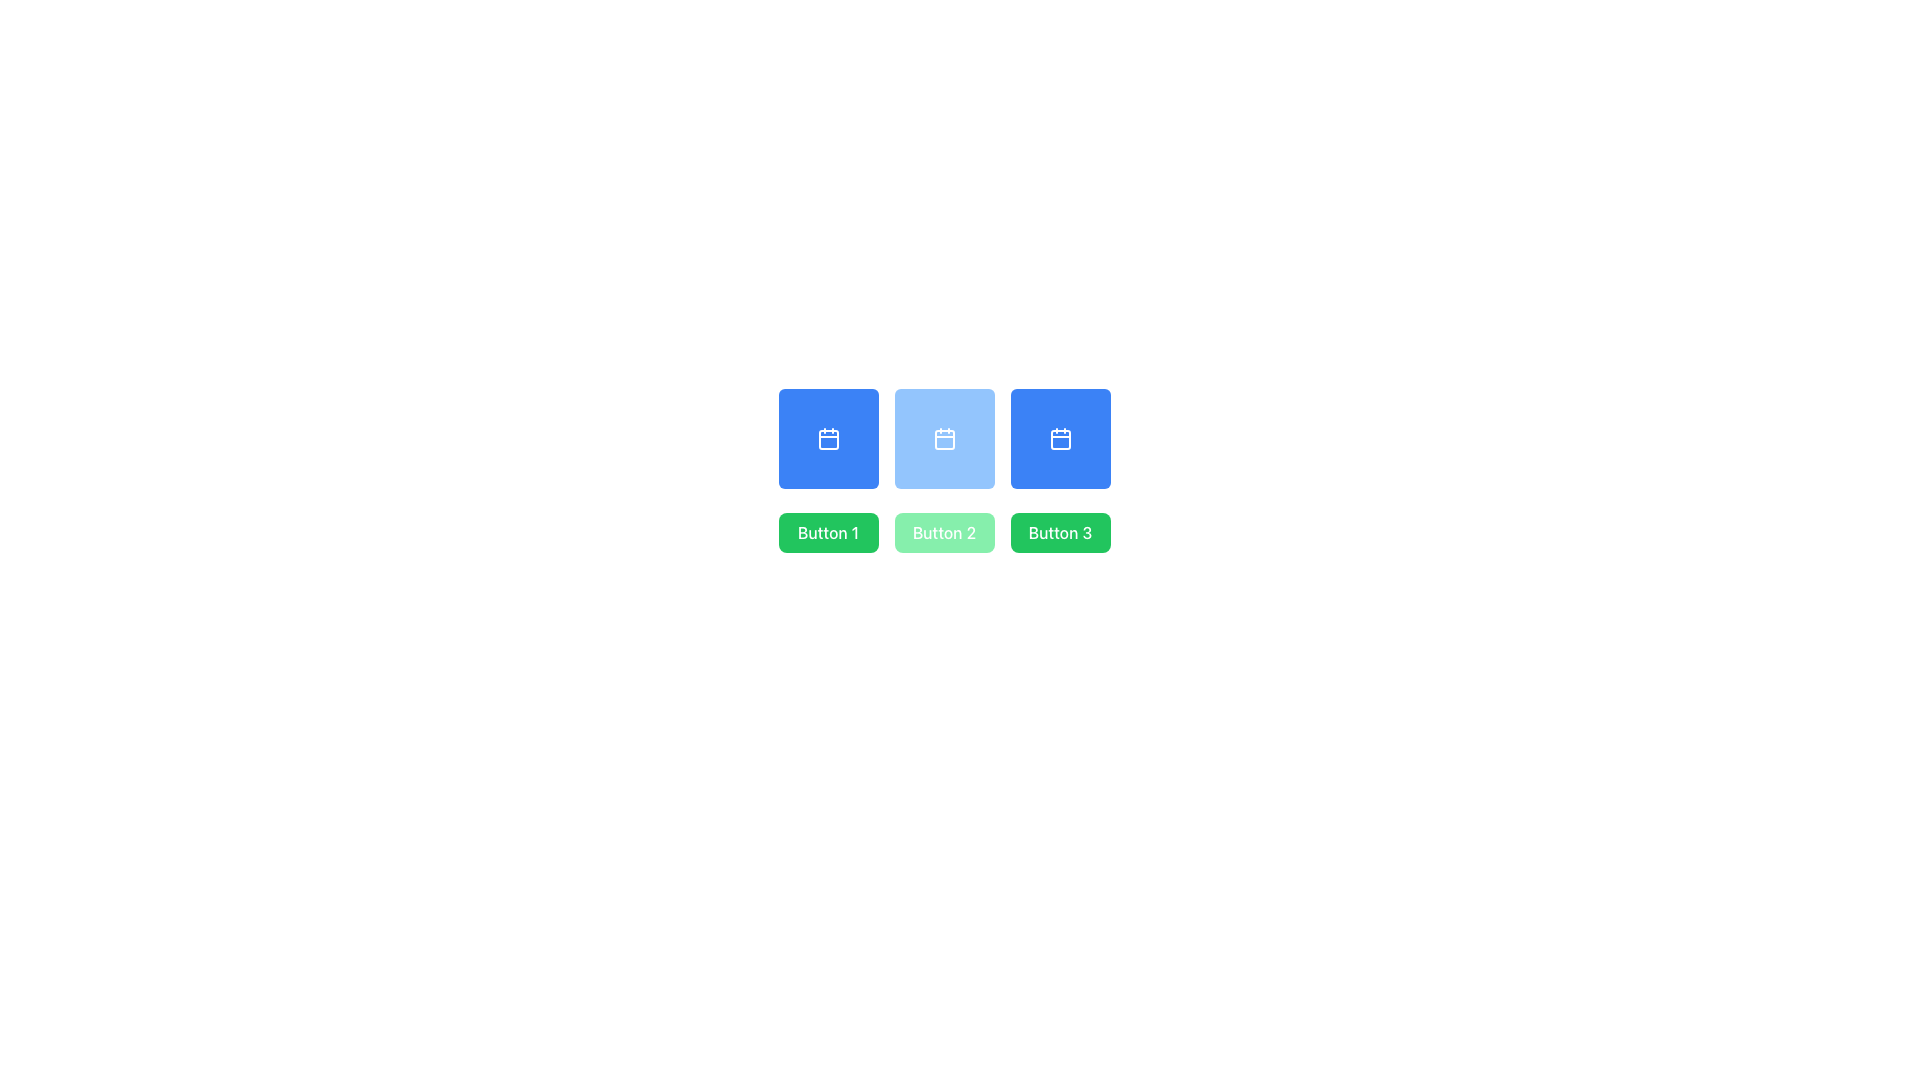 The width and height of the screenshot is (1920, 1080). Describe the element at coordinates (943, 438) in the screenshot. I see `the graphical icon with a light blue background and a white calendar icon, which is the second item in a horizontal row of three elements` at that location.